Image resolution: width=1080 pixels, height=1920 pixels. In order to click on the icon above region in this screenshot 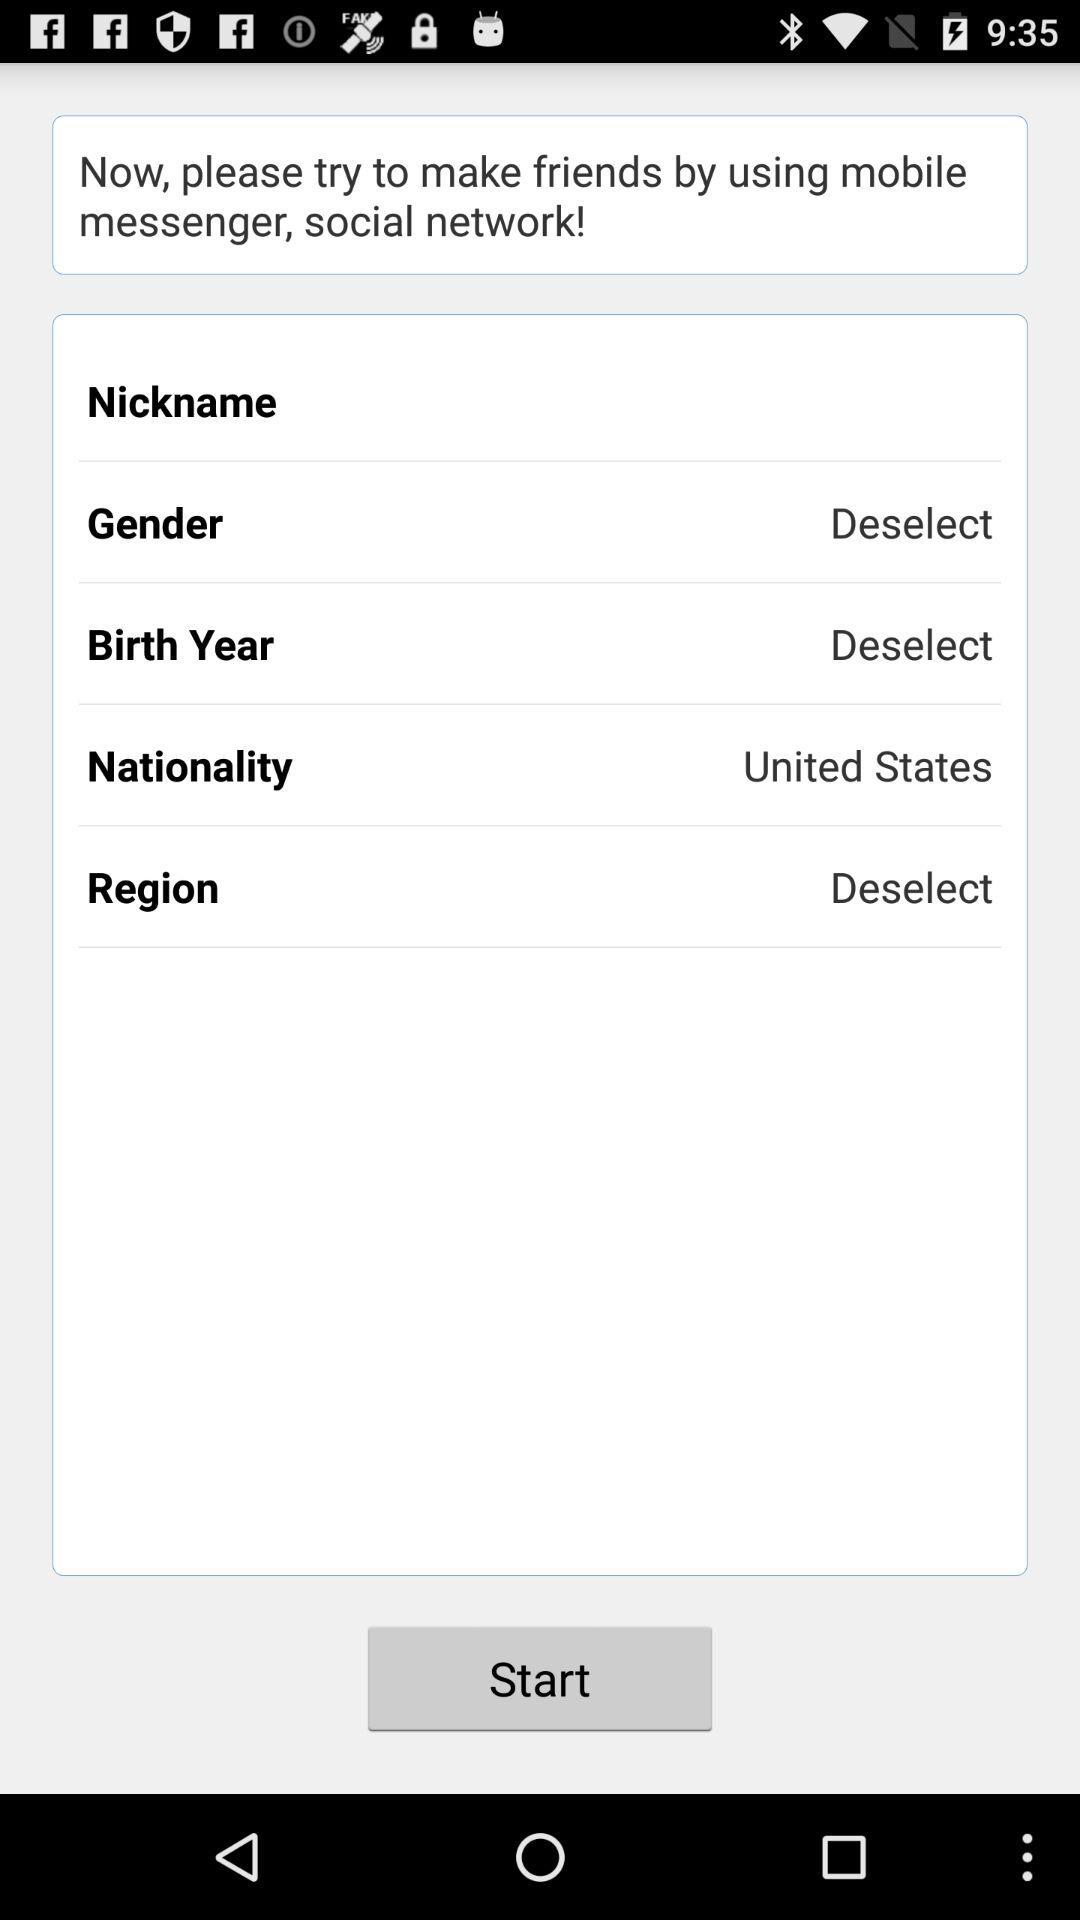, I will do `click(867, 763)`.